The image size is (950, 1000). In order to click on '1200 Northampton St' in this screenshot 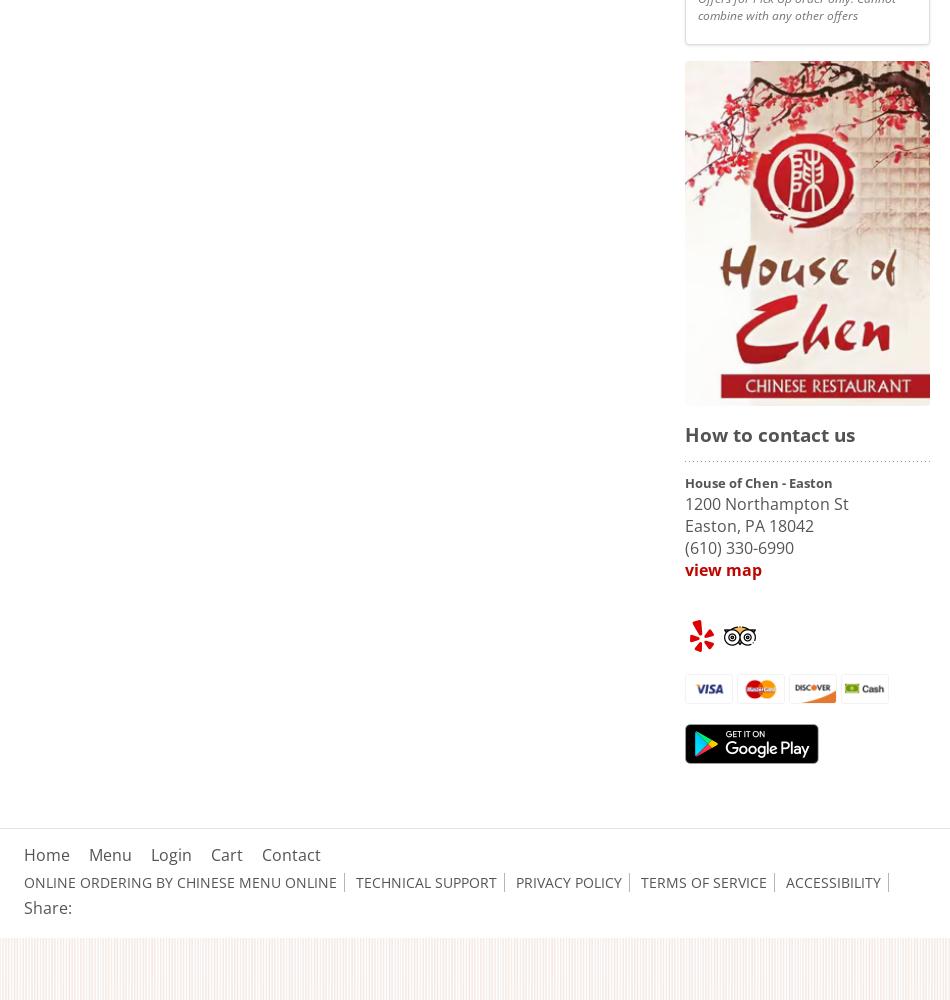, I will do `click(766, 504)`.